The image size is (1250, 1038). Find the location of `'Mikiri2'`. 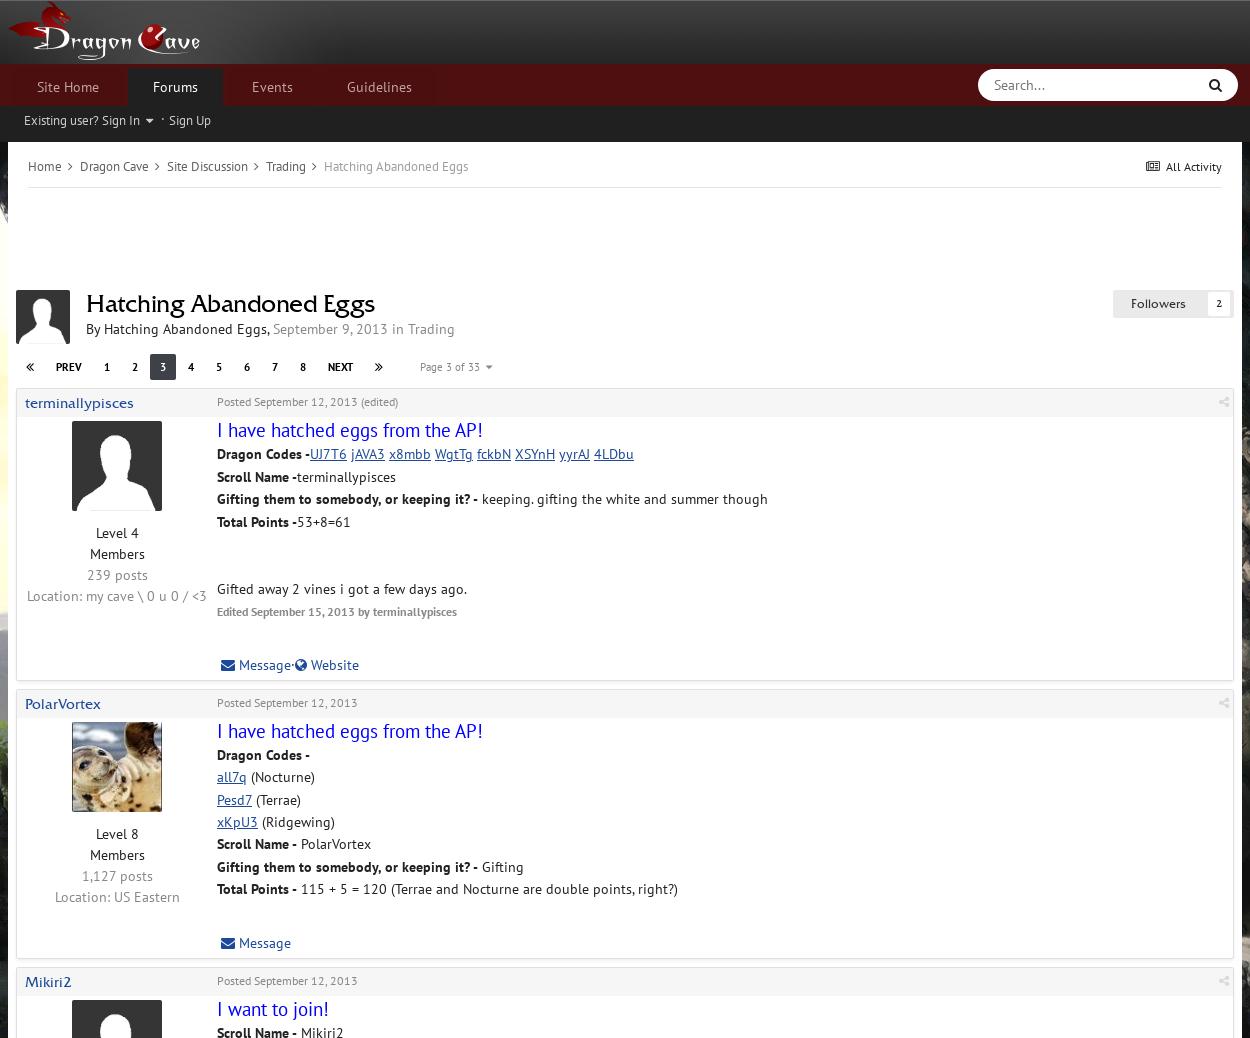

'Mikiri2' is located at coordinates (48, 981).